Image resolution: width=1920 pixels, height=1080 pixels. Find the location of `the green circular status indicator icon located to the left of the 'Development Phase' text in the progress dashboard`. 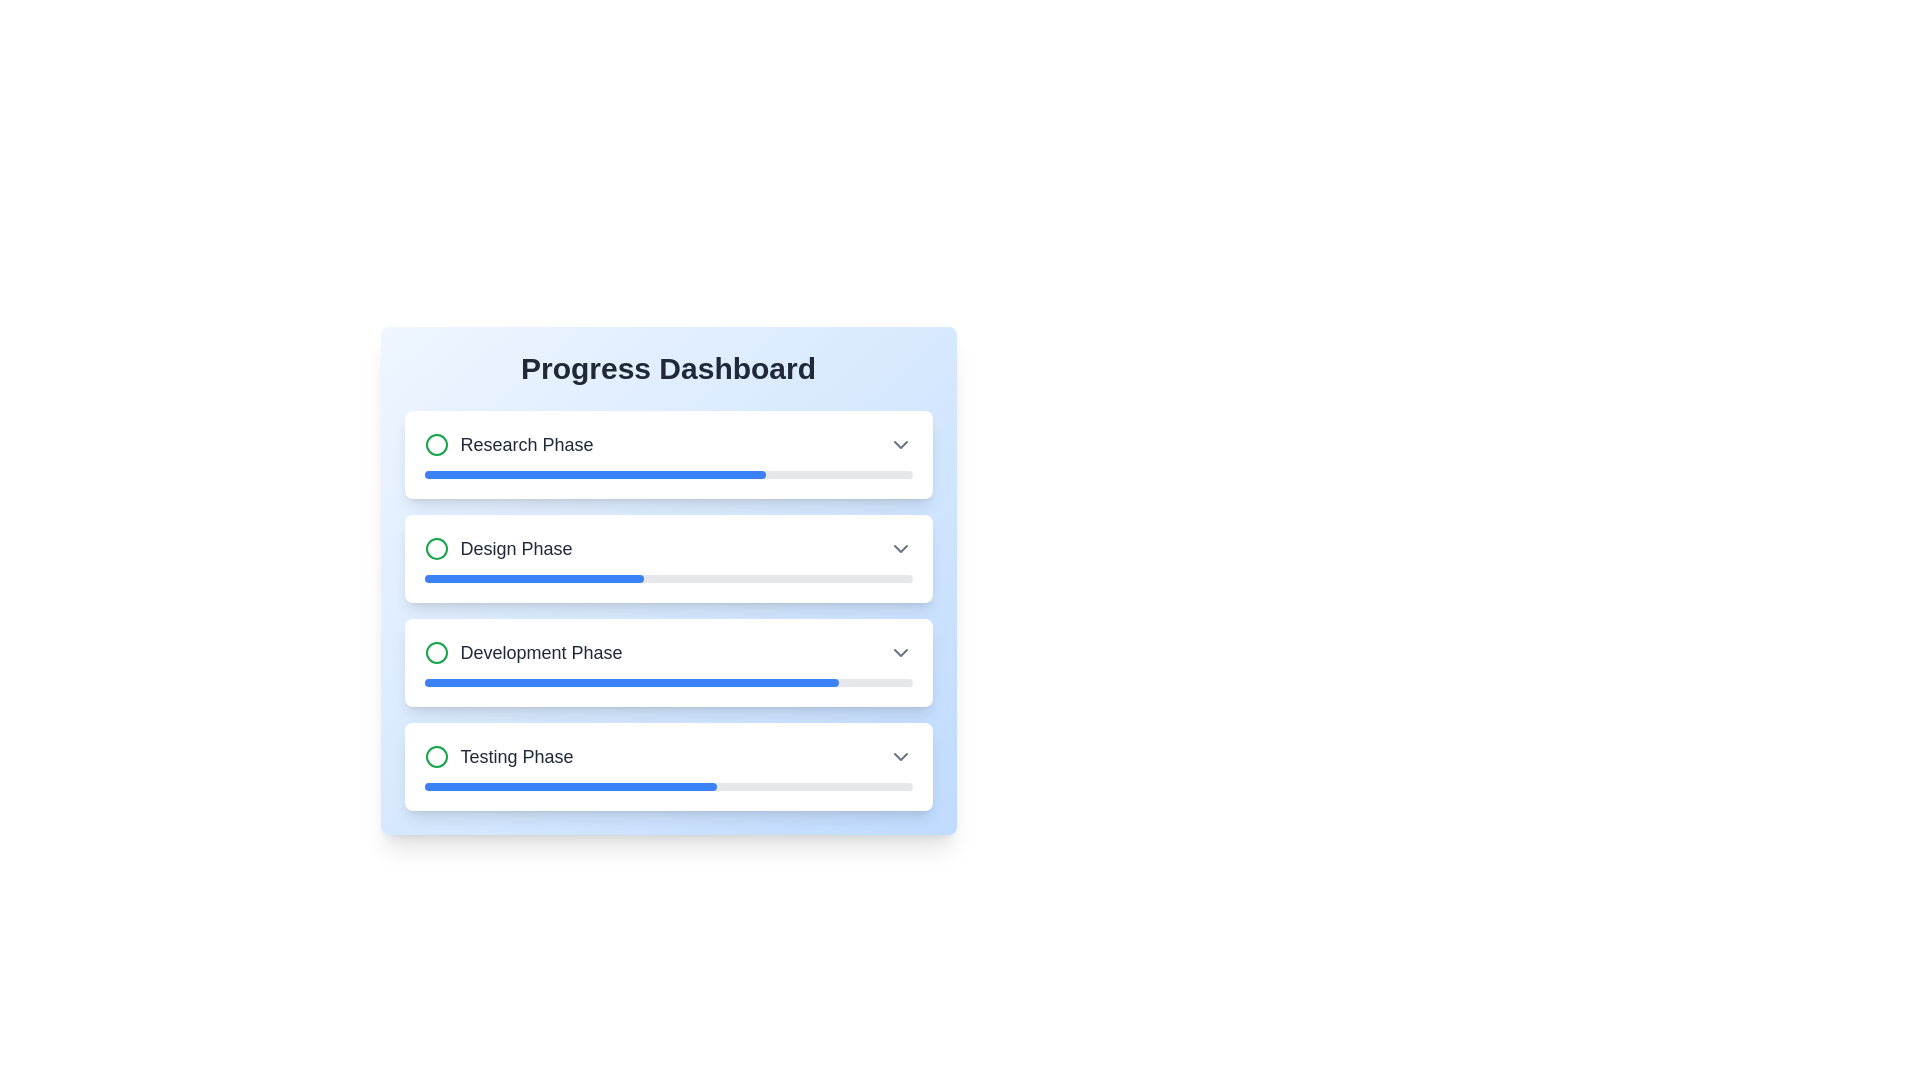

the green circular status indicator icon located to the left of the 'Development Phase' text in the progress dashboard is located at coordinates (435, 652).